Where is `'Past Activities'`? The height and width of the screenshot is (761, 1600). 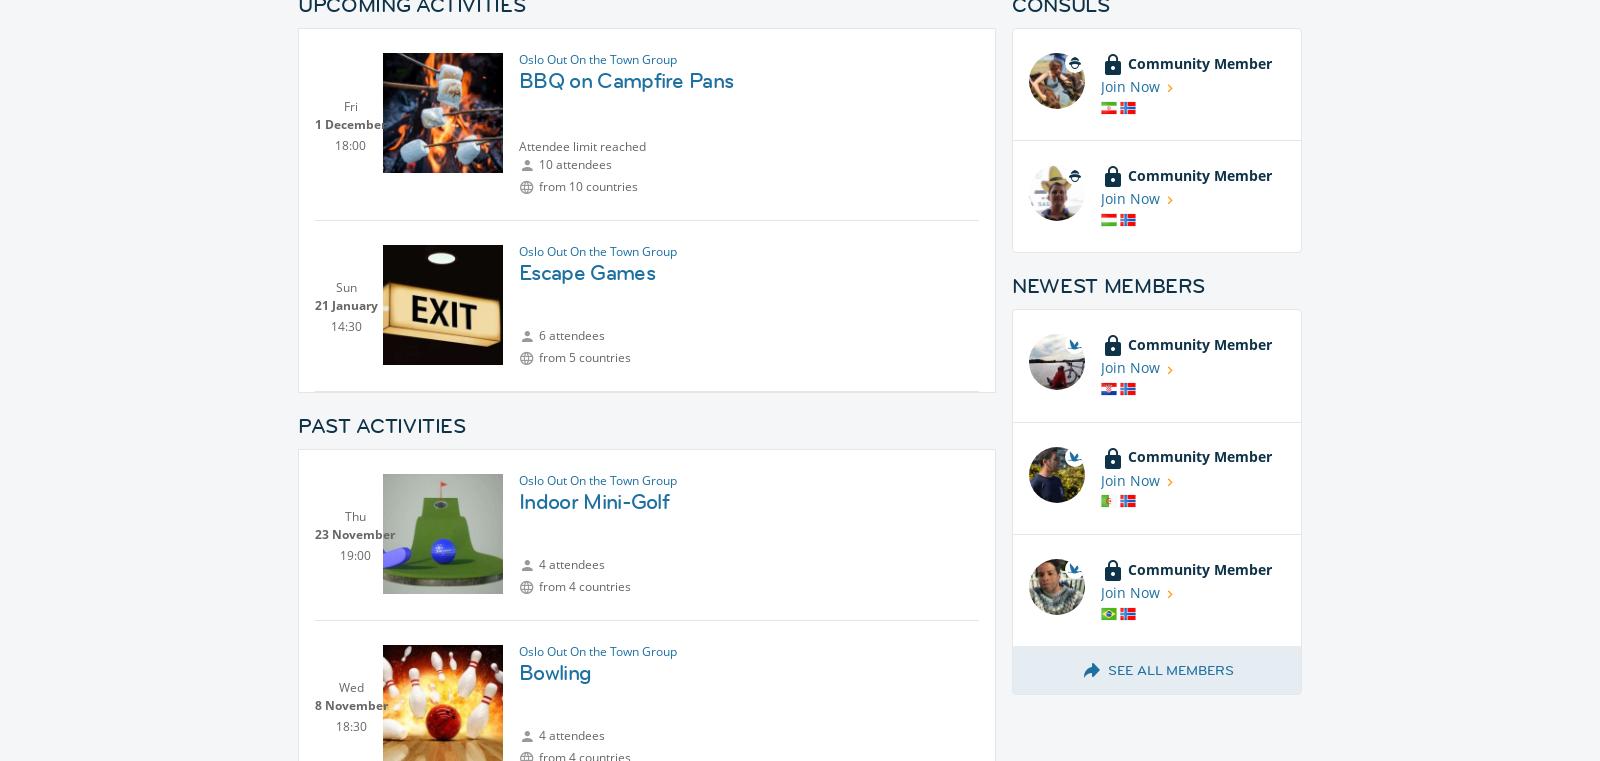
'Past Activities' is located at coordinates (381, 425).